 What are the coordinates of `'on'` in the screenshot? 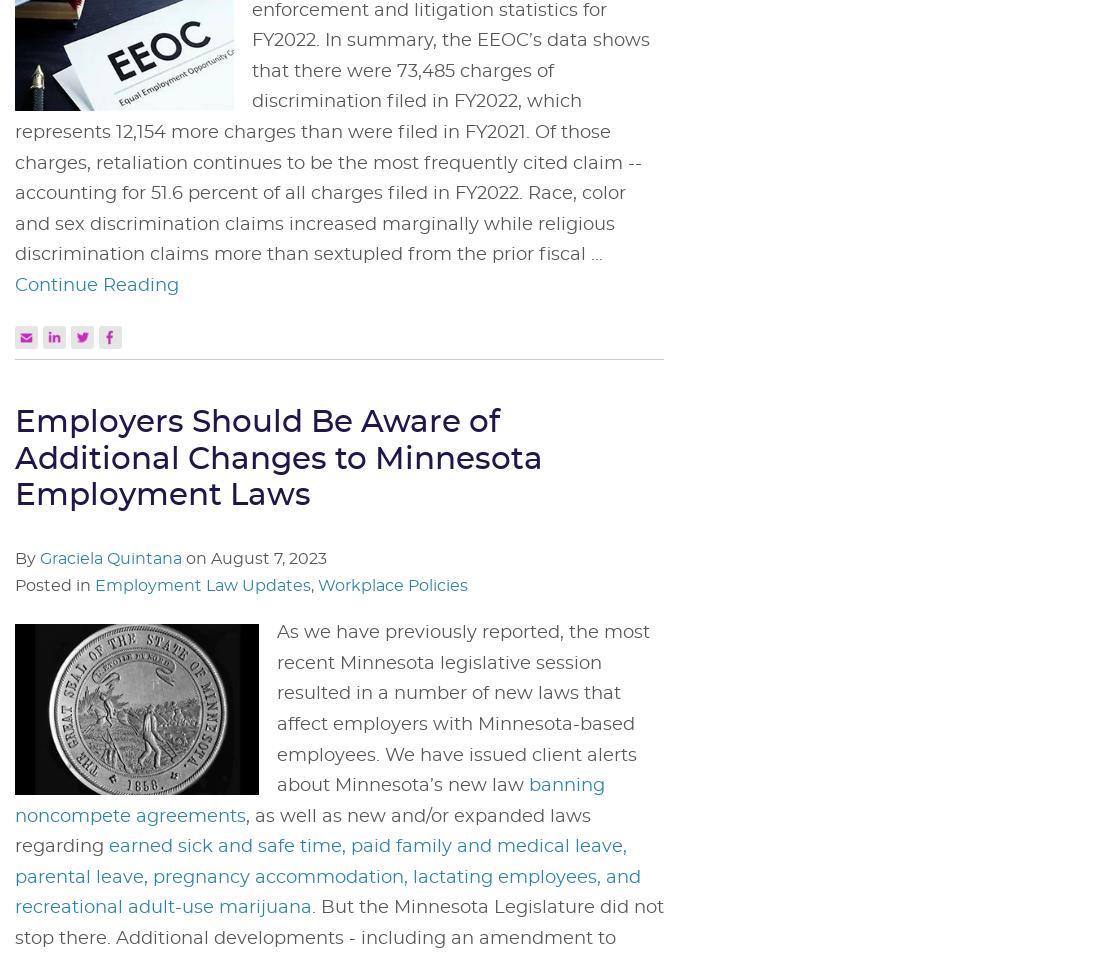 It's located at (181, 557).